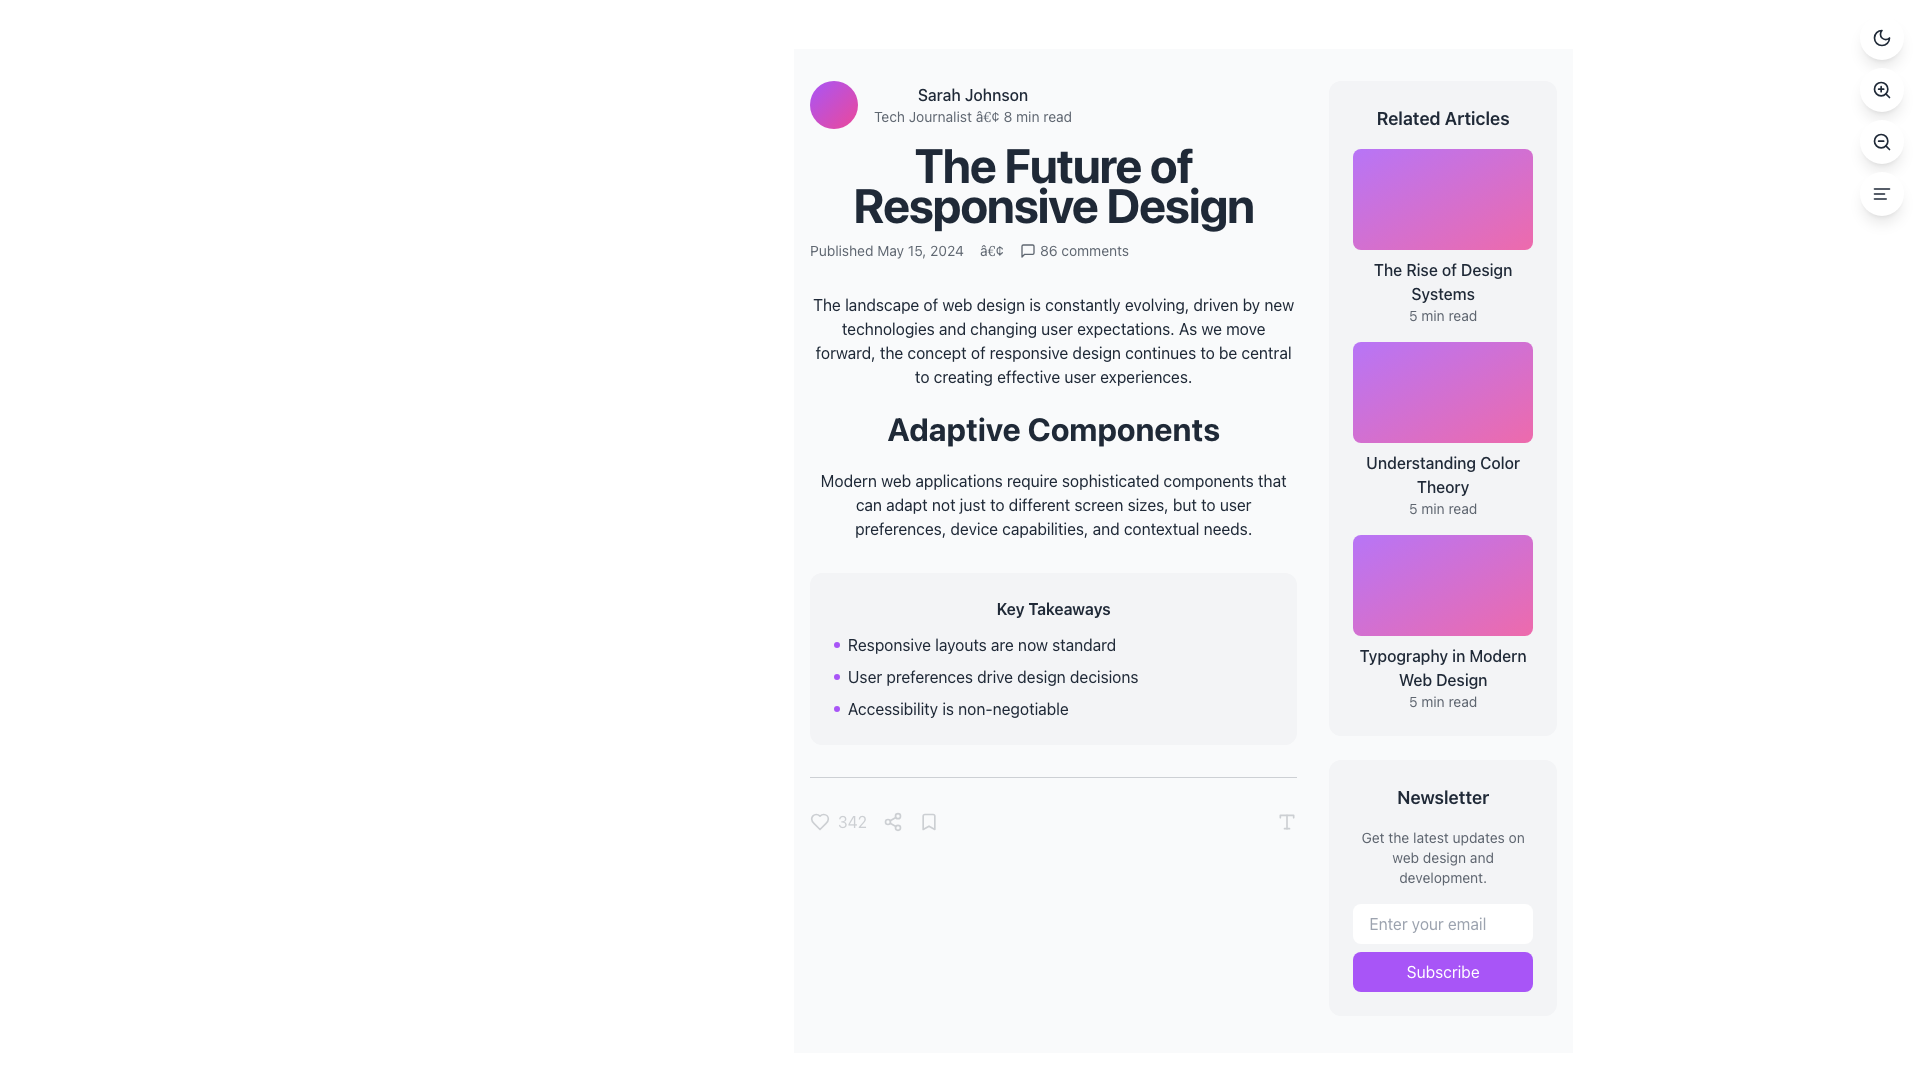 The image size is (1920, 1080). What do you see at coordinates (1443, 315) in the screenshot?
I see `the static text label indicating the estimated reading time for the article titled 'The Rise of Design Systems', located in the 'Related Articles' section` at bounding box center [1443, 315].